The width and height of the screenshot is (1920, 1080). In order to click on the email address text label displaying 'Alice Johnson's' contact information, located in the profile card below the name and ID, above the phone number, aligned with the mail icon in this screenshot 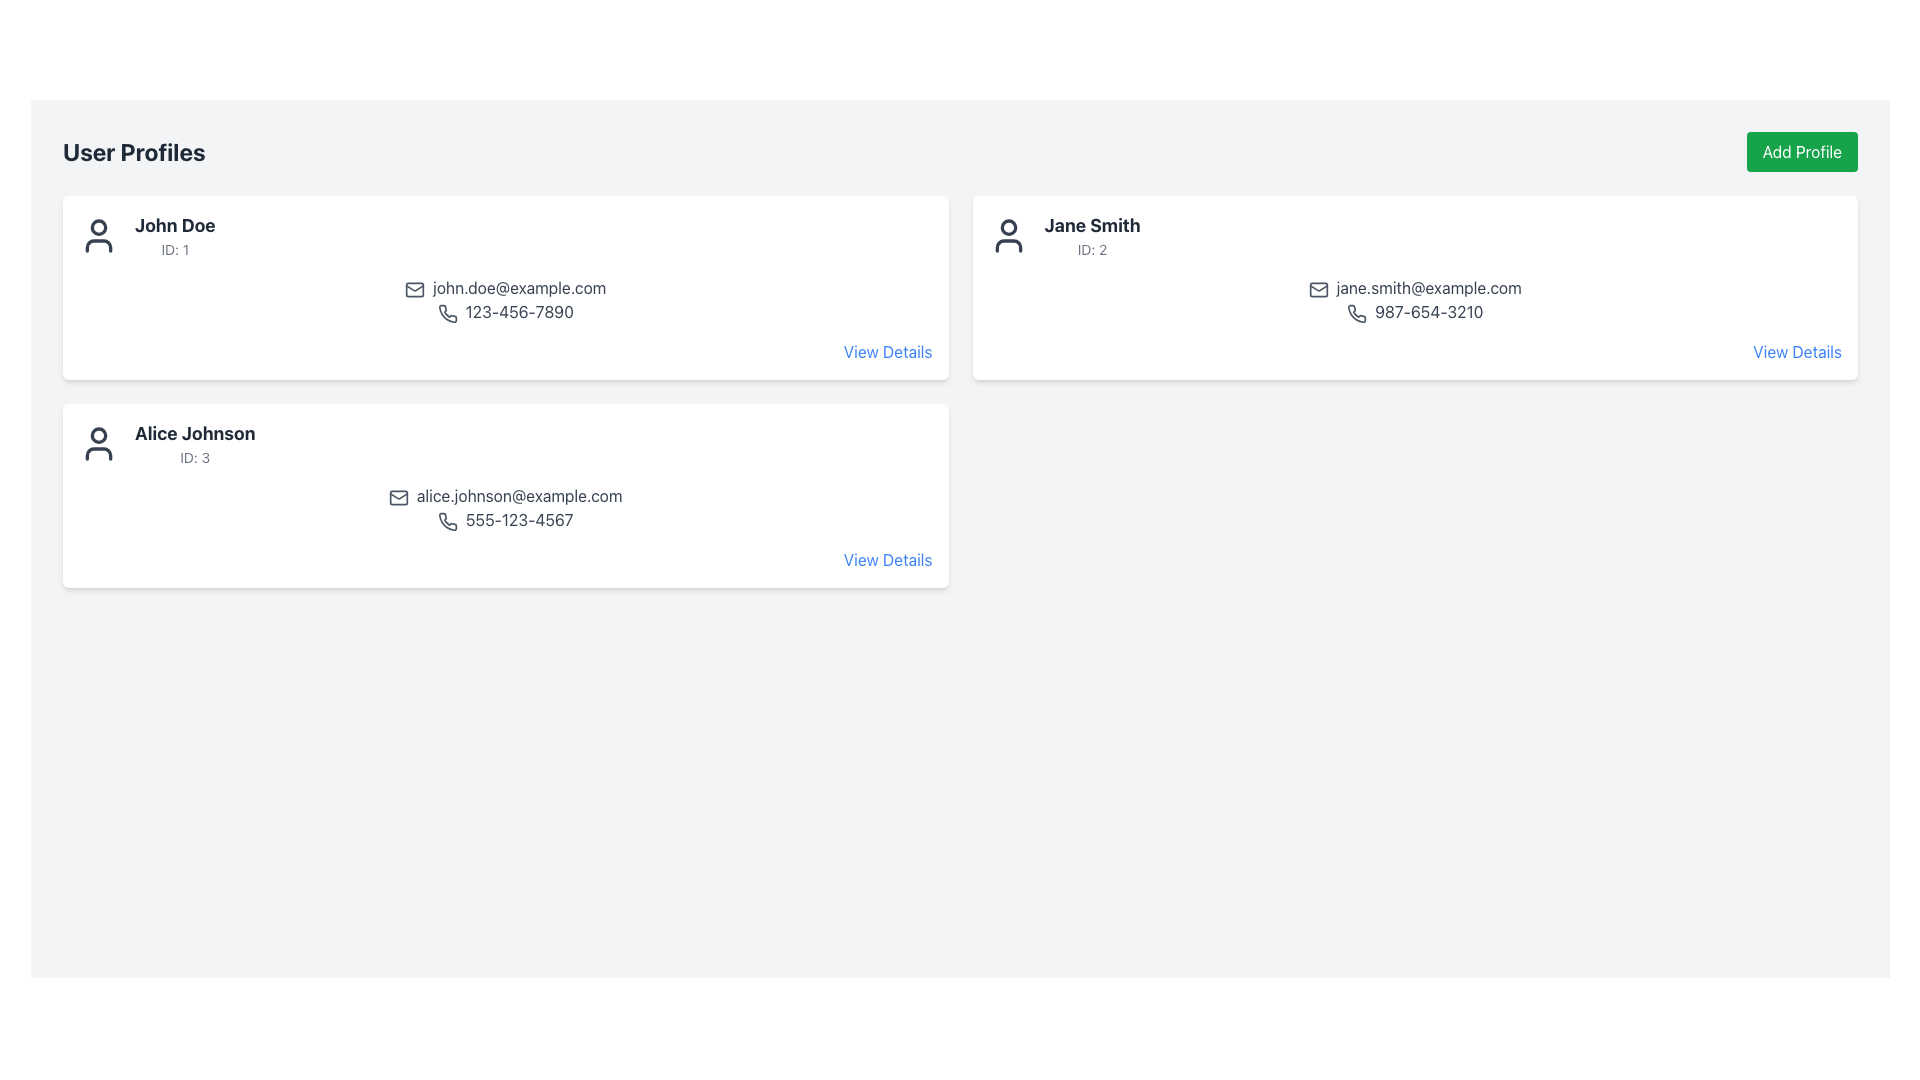, I will do `click(505, 495)`.